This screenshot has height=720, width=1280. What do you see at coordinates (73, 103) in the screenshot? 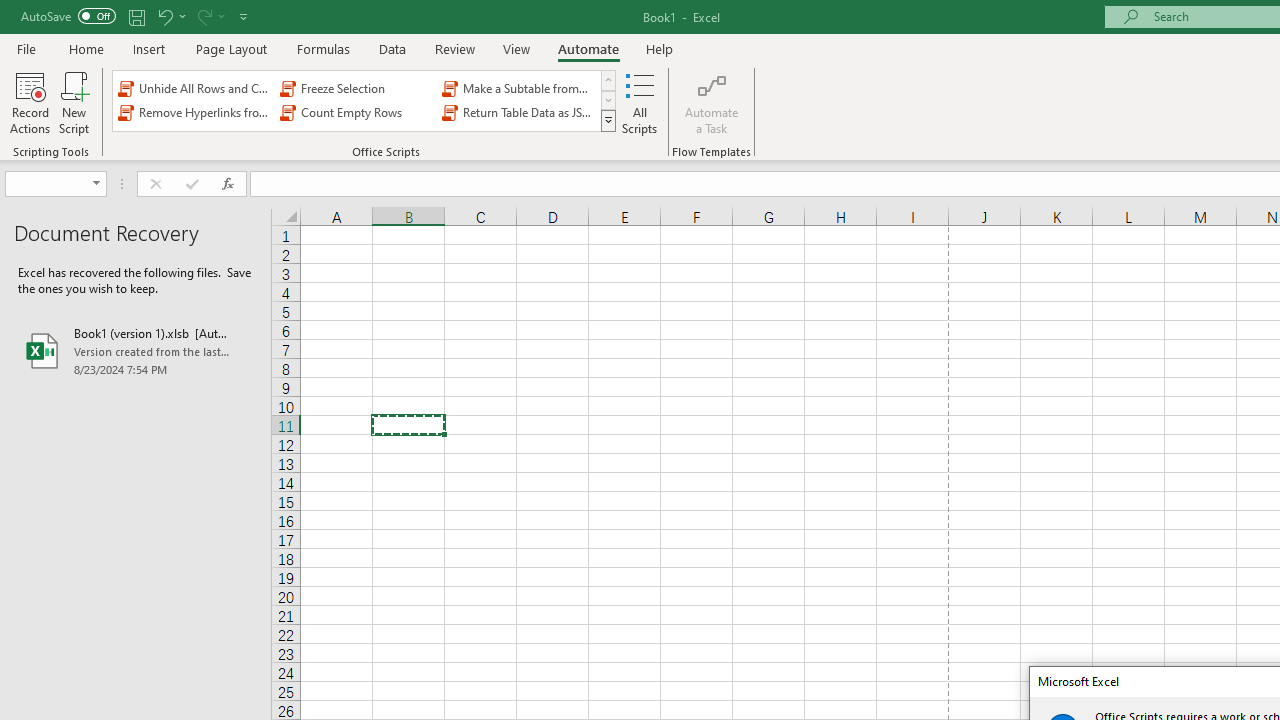
I see `'New Script'` at bounding box center [73, 103].